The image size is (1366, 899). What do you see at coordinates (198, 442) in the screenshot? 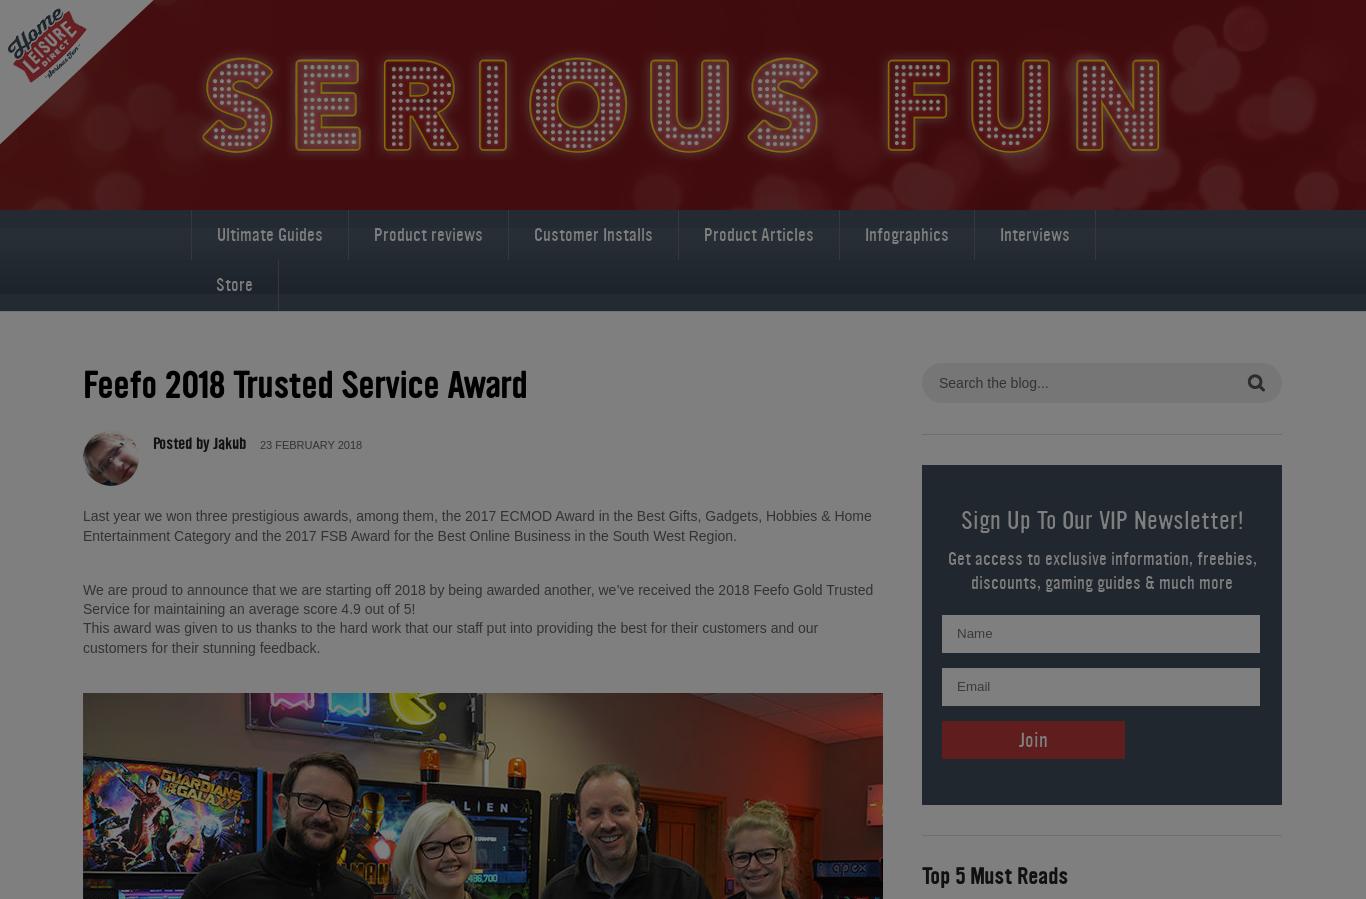
I see `'Posted by Jakub'` at bounding box center [198, 442].